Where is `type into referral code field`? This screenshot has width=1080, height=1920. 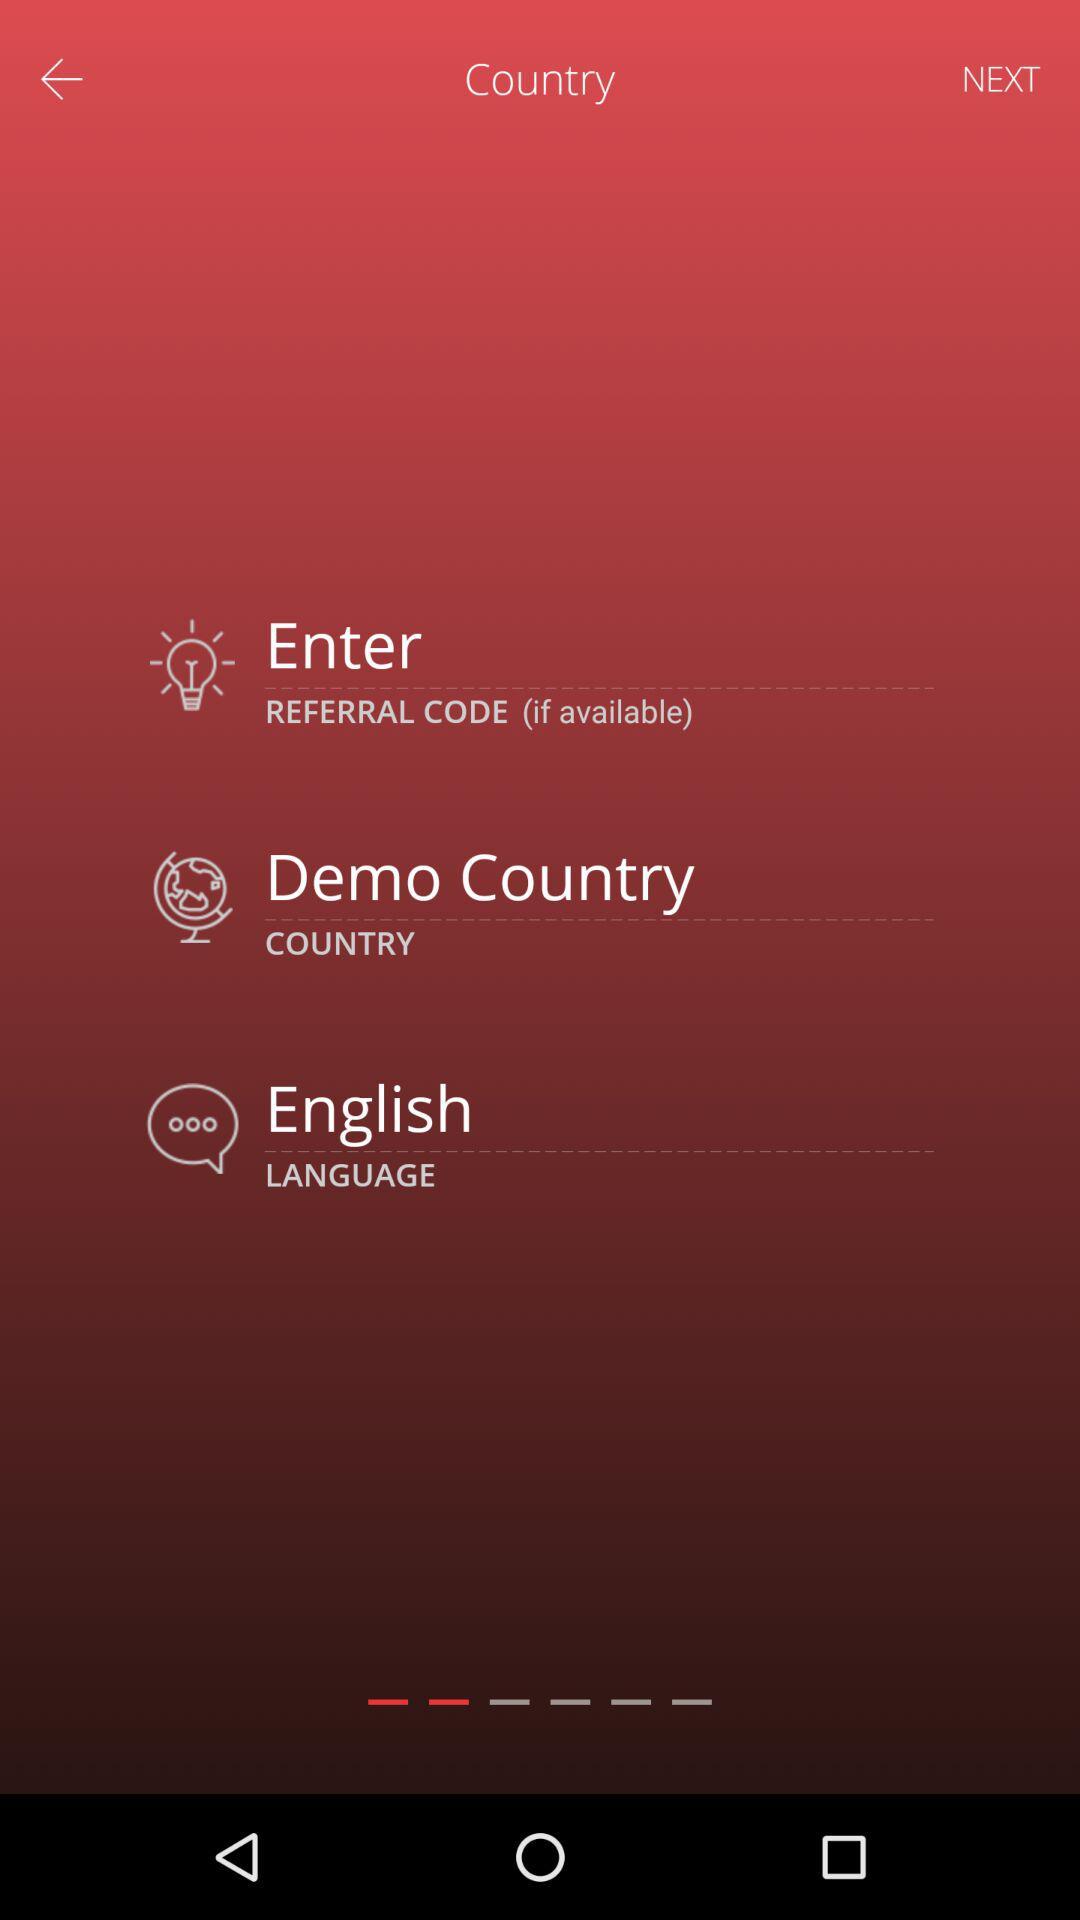
type into referral code field is located at coordinates (598, 643).